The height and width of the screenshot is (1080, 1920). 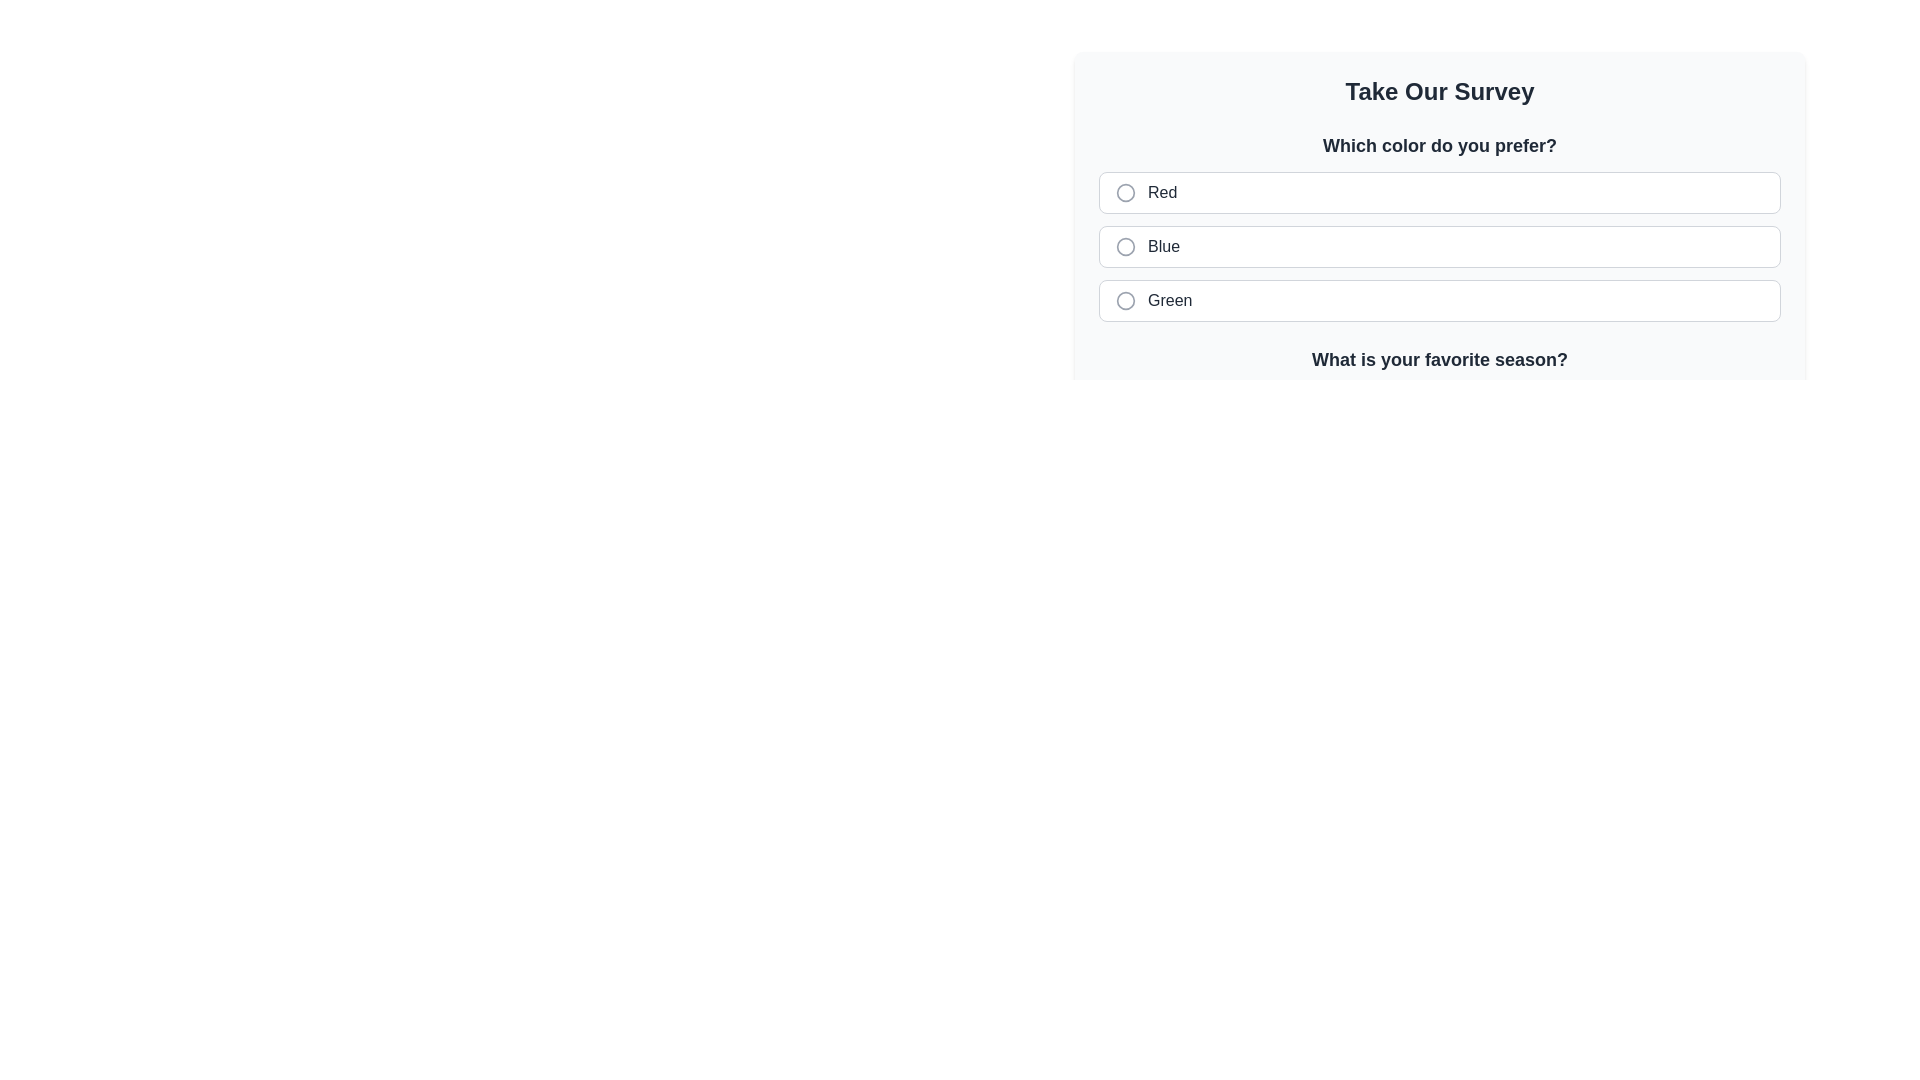 I want to click on the Circle graphic located just below the survey form, slightly to the left of its horizontal center, so click(x=1126, y=406).